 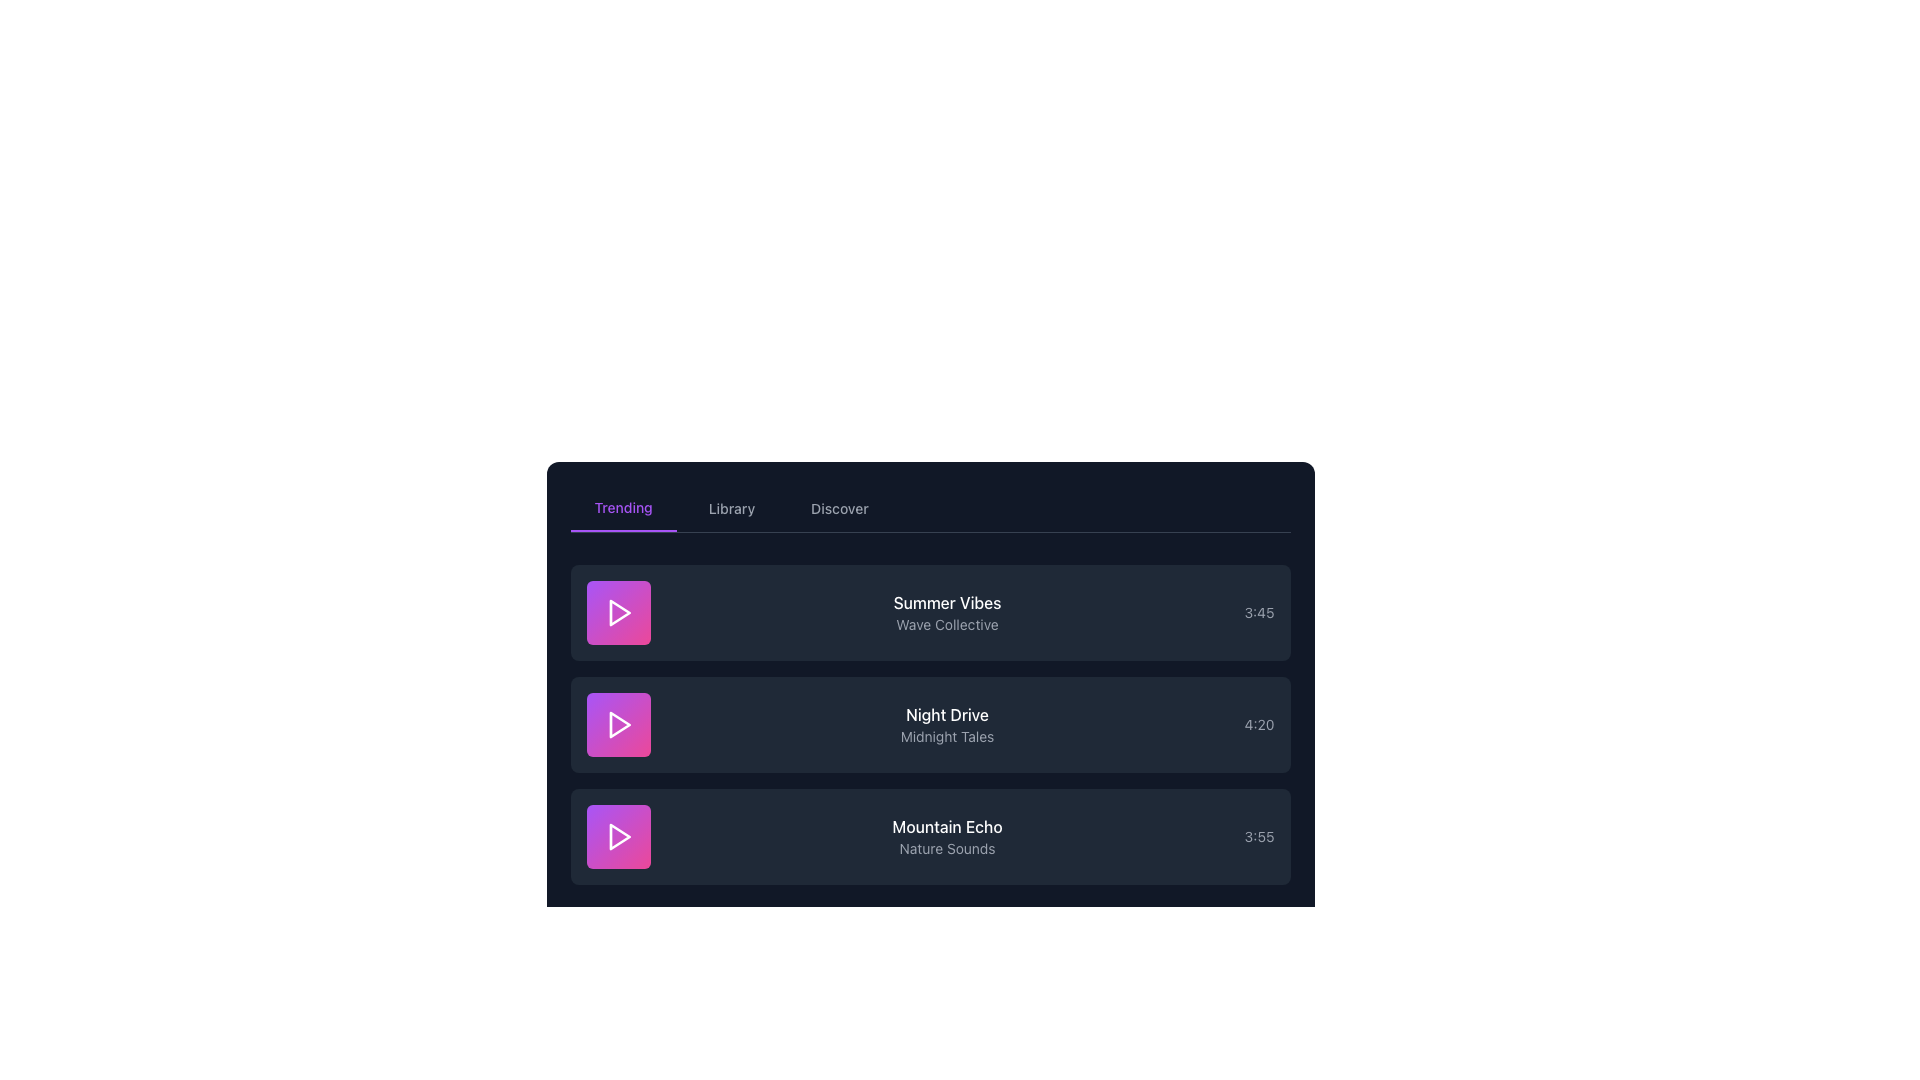 I want to click on the list item displaying 'Night Drive' with the duration label '4:20', so click(x=929, y=725).